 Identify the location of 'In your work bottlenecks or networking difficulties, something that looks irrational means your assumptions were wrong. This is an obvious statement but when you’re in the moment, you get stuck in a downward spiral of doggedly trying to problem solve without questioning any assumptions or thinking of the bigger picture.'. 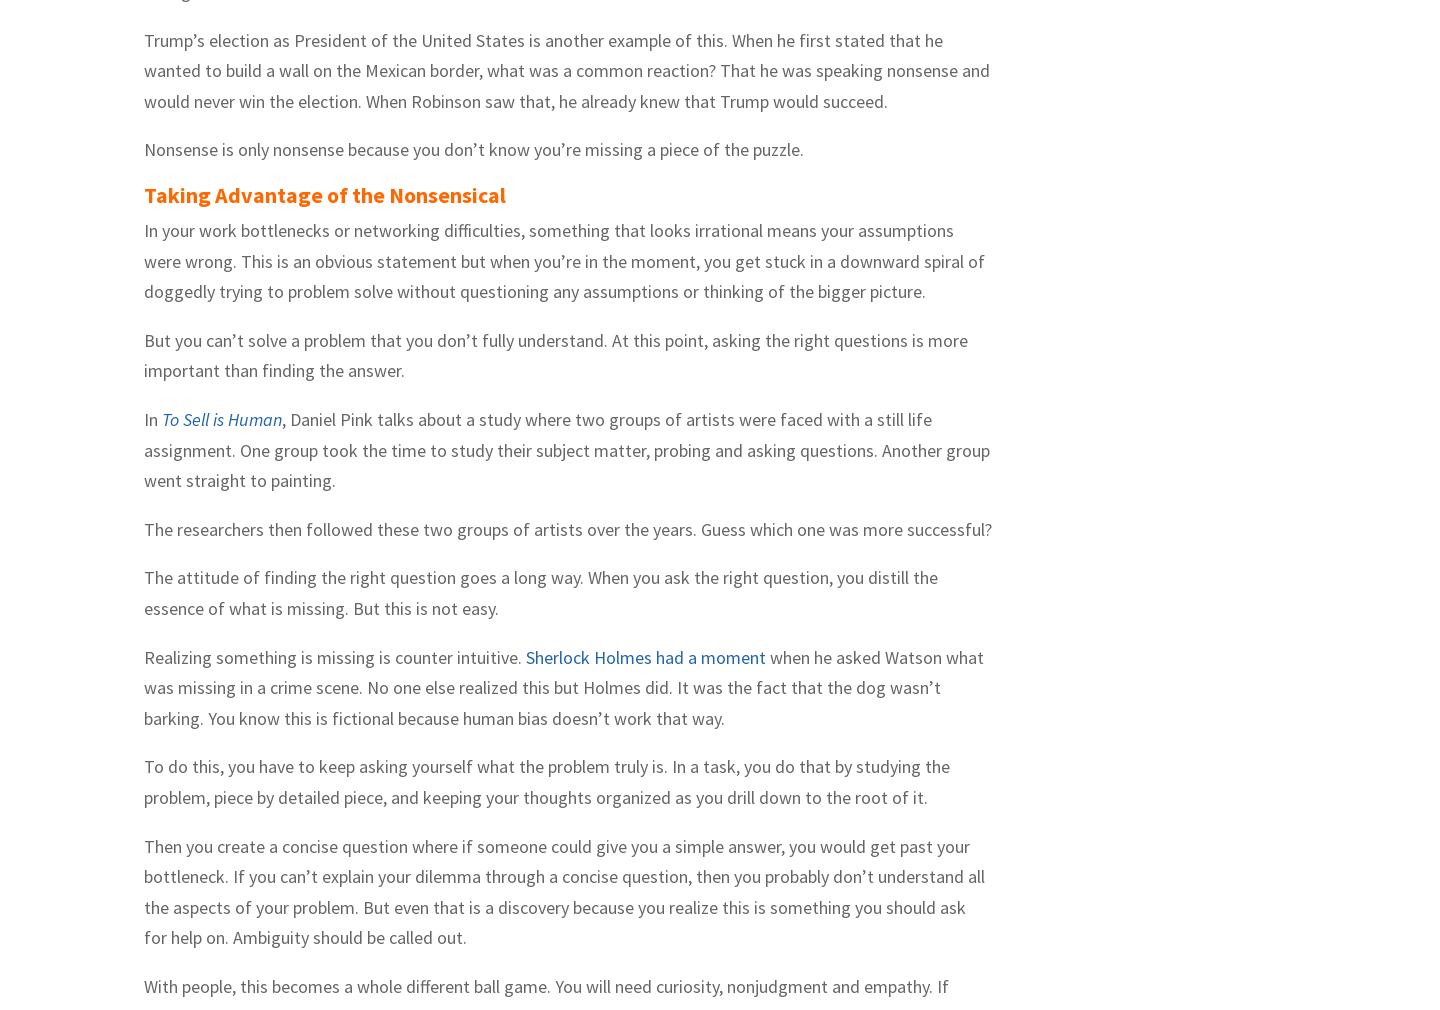
(564, 260).